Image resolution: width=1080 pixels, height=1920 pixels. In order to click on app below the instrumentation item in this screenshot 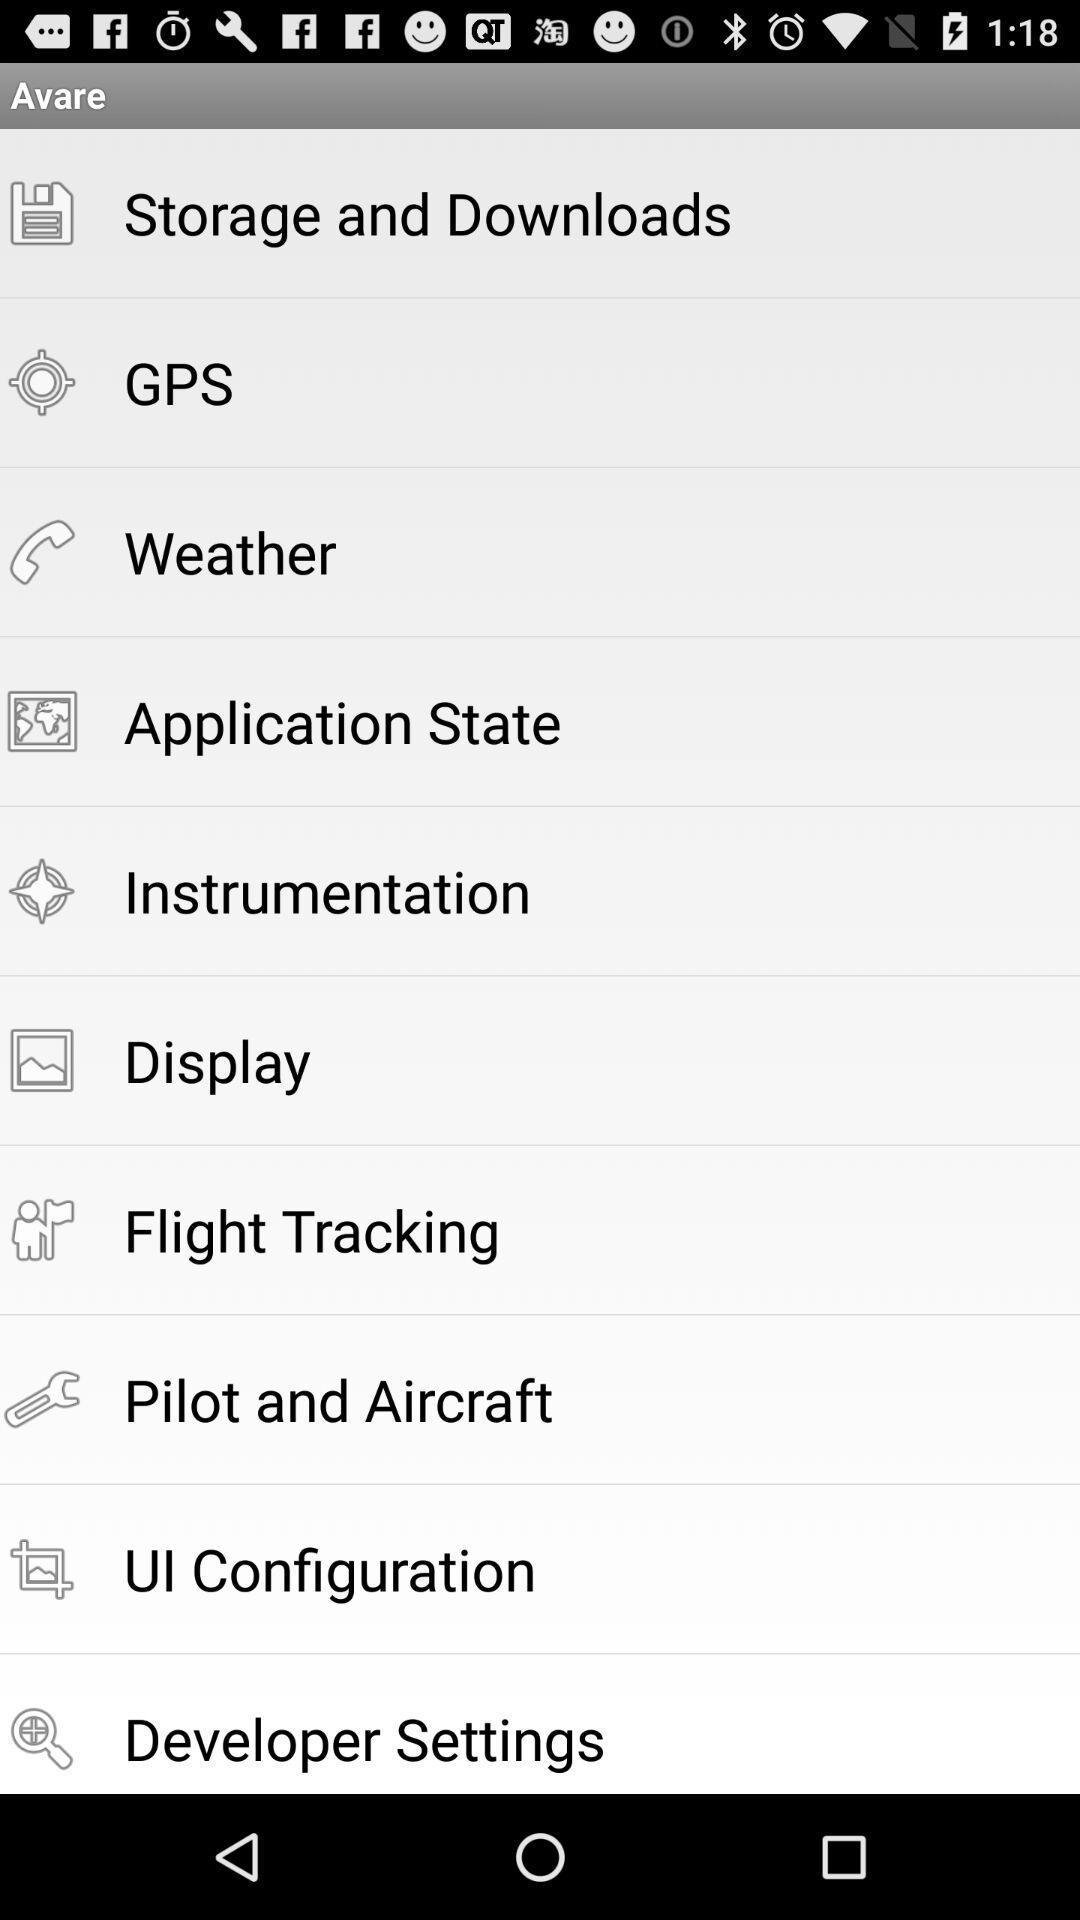, I will do `click(217, 1059)`.